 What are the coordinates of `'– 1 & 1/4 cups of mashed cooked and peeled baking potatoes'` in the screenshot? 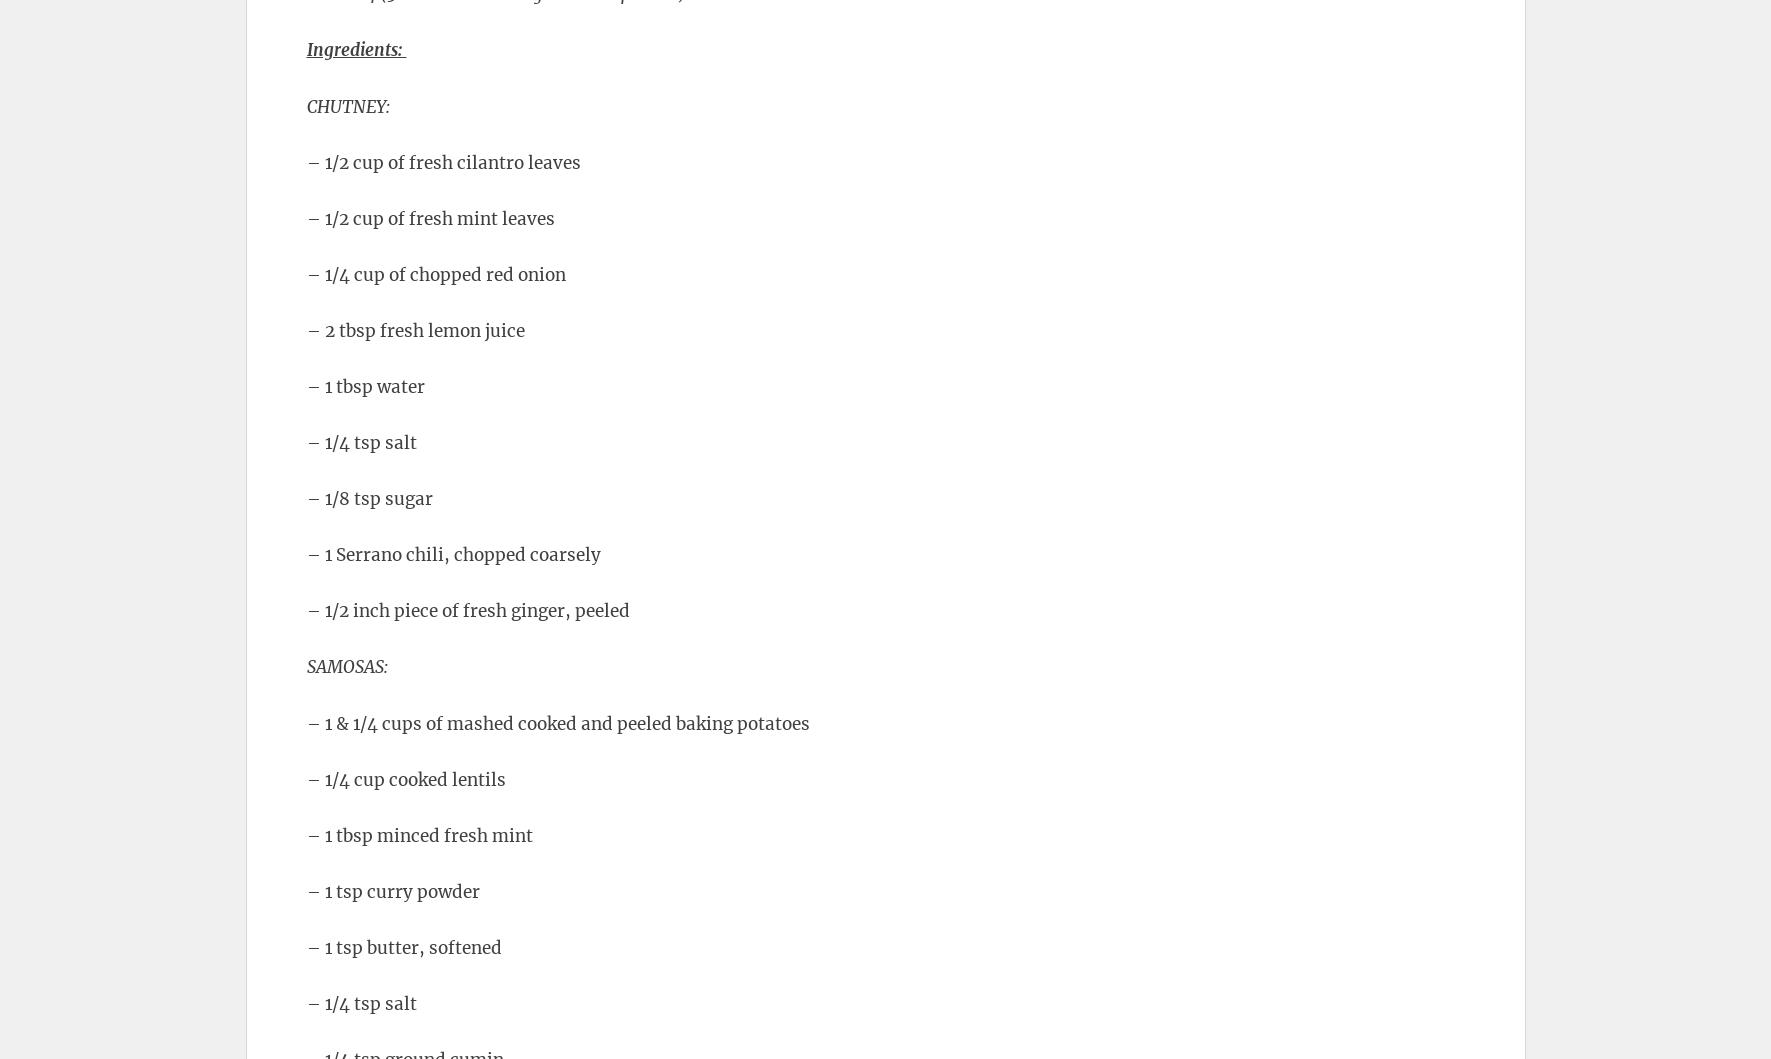 It's located at (556, 722).